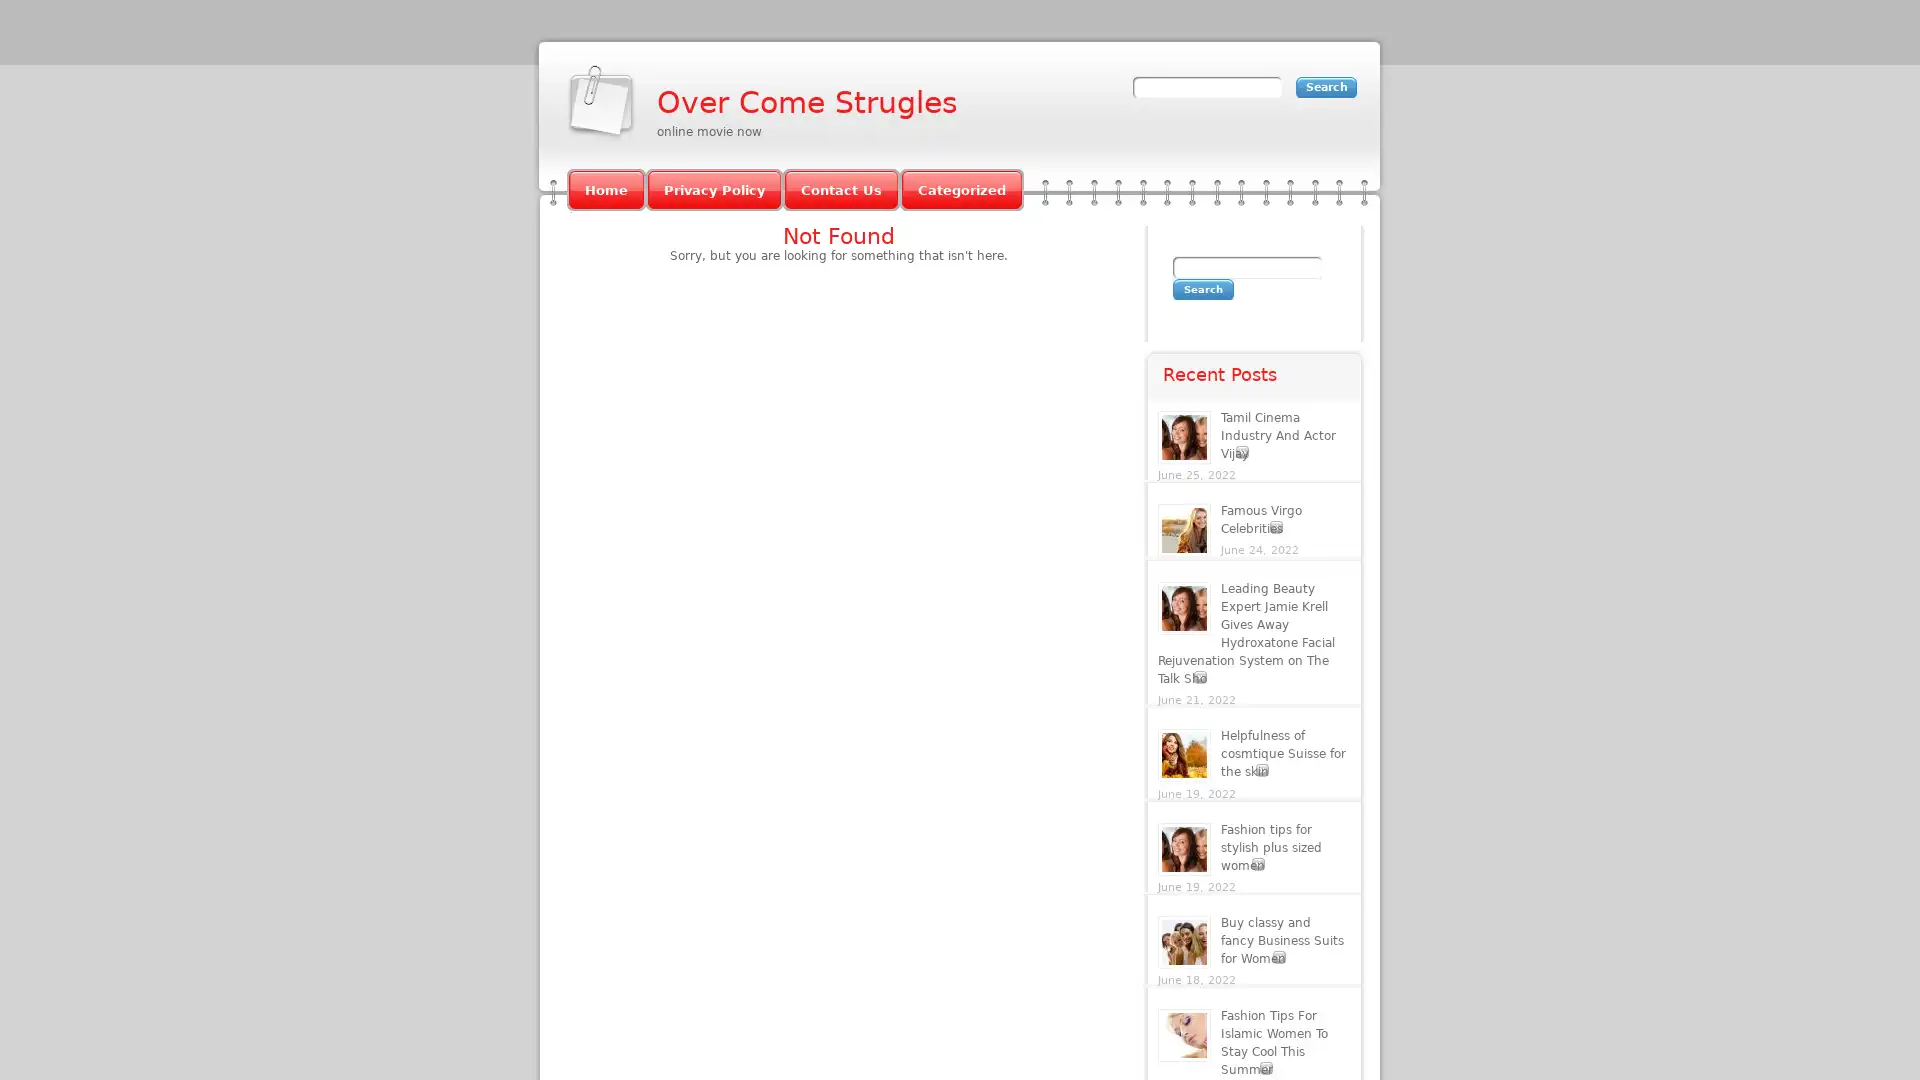 The image size is (1920, 1080). I want to click on Search, so click(1326, 86).